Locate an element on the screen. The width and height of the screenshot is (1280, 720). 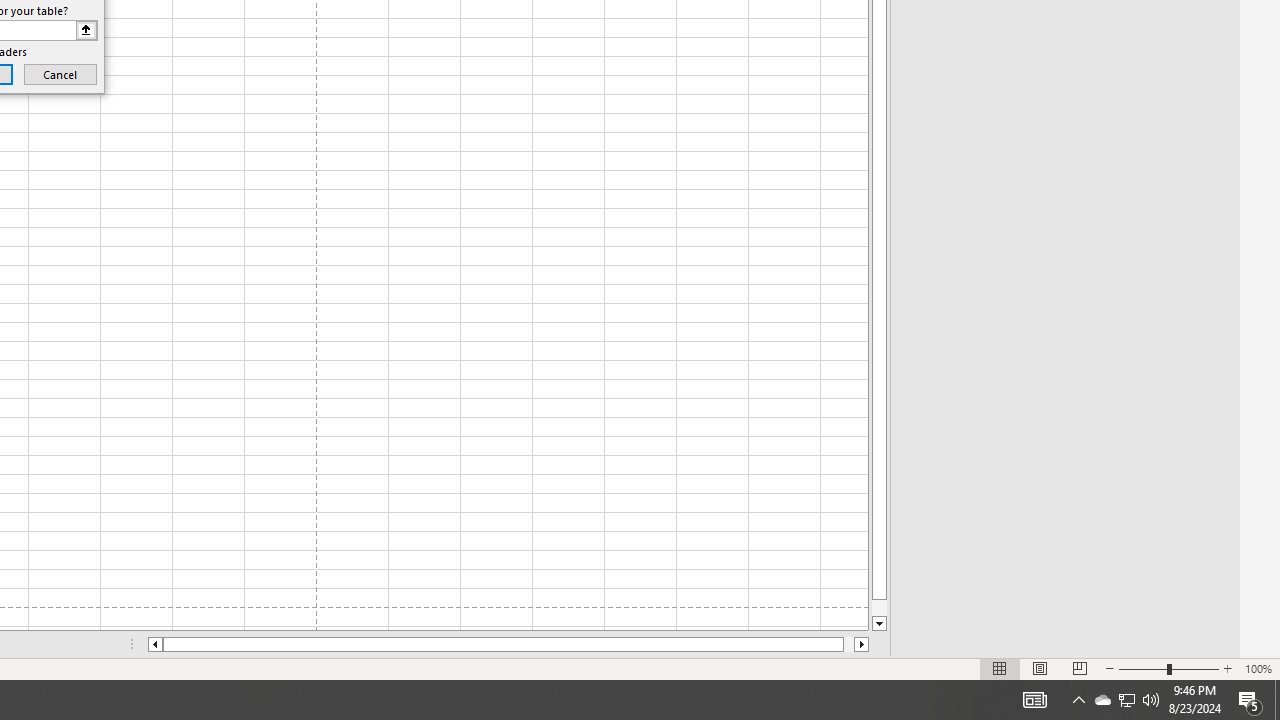
'Page down' is located at coordinates (879, 607).